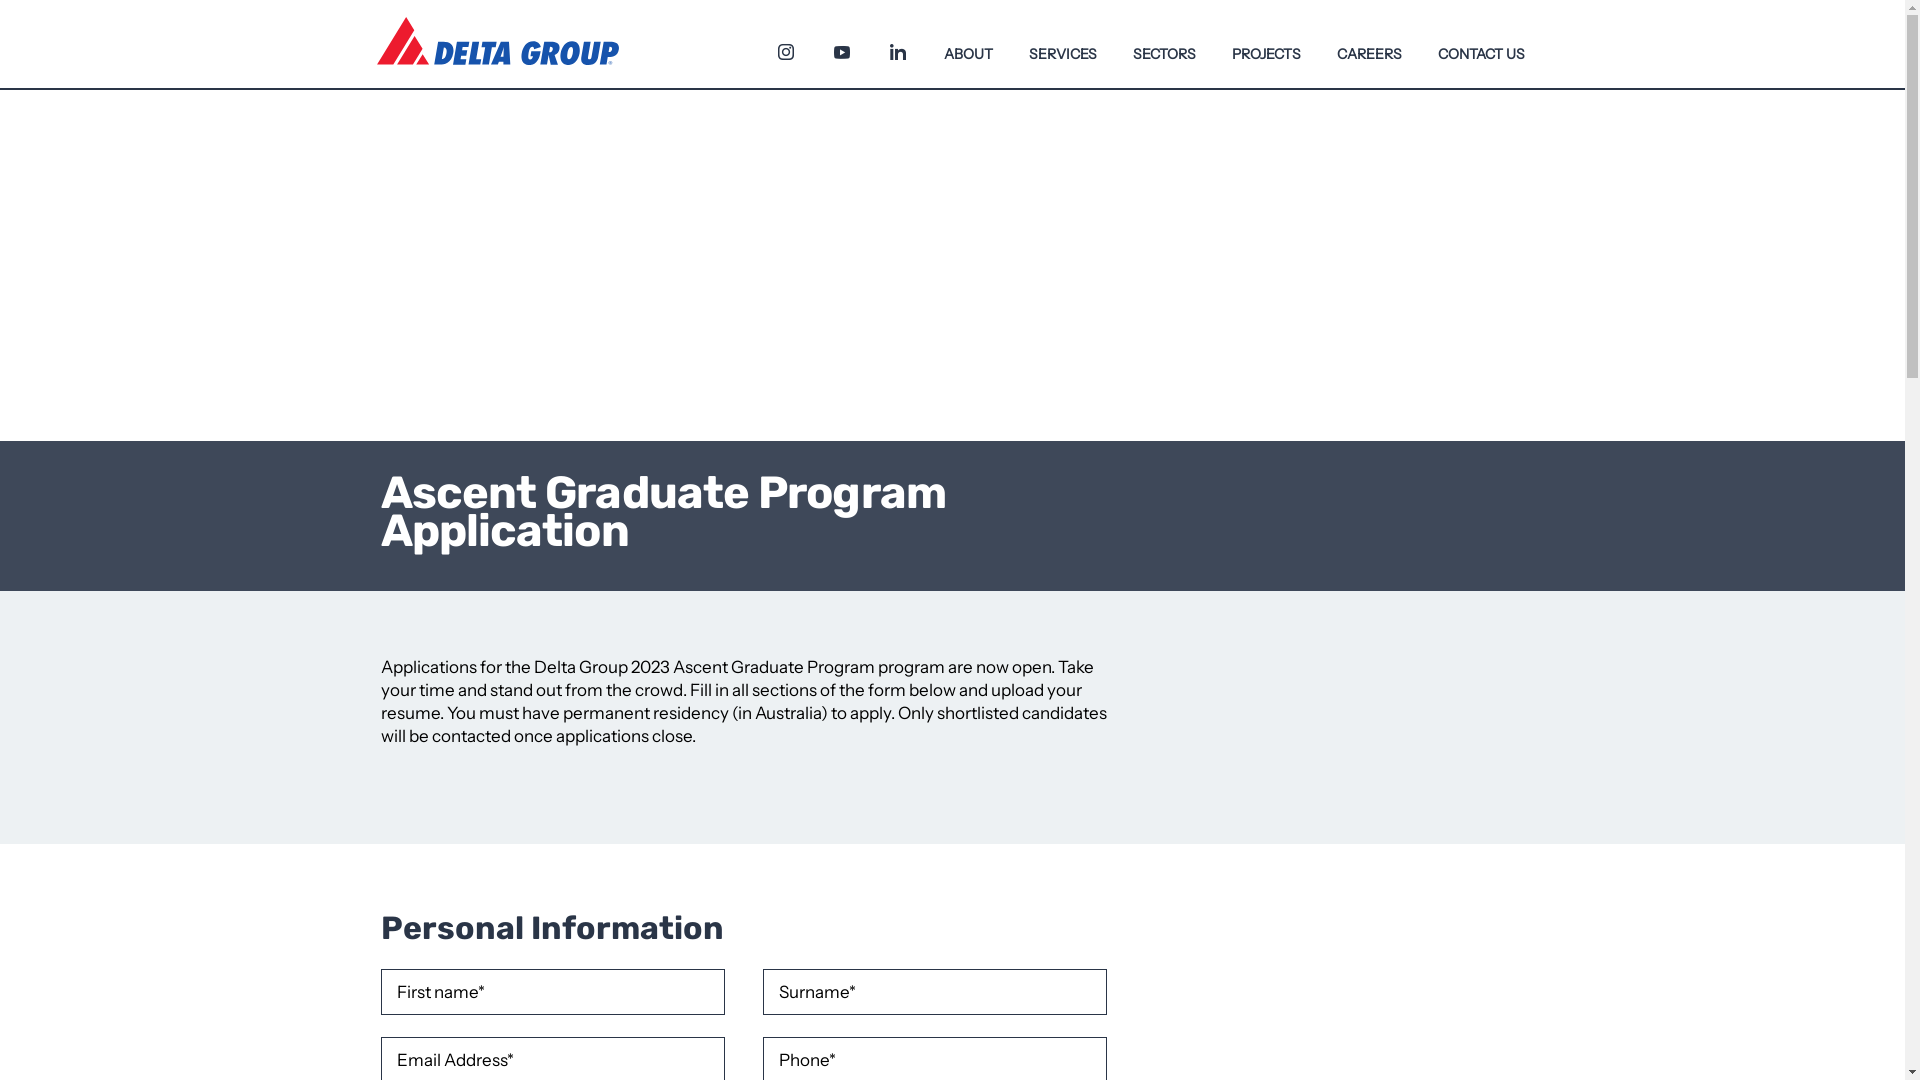 The image size is (1920, 1080). What do you see at coordinates (1112, 43) in the screenshot?
I see `'SECTORS'` at bounding box center [1112, 43].